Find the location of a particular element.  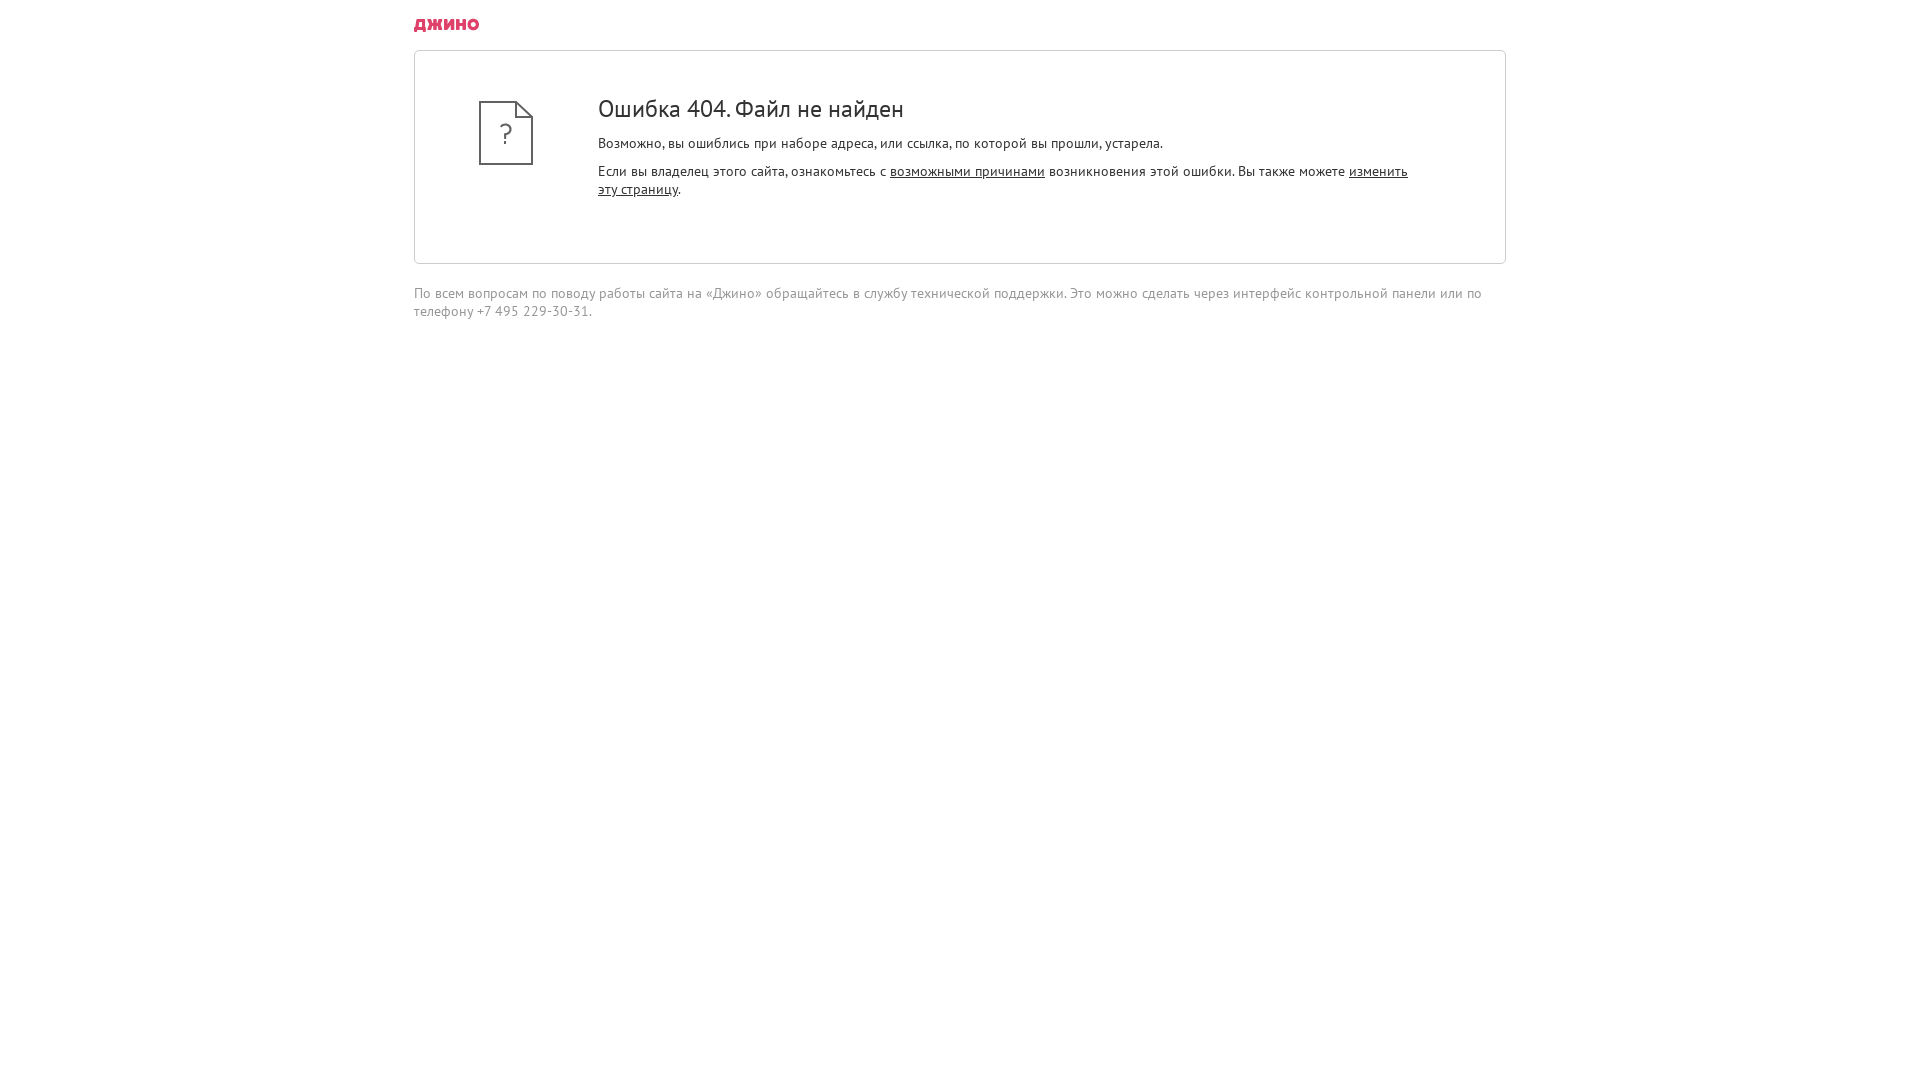

'+7 495 229-30-31' is located at coordinates (532, 311).